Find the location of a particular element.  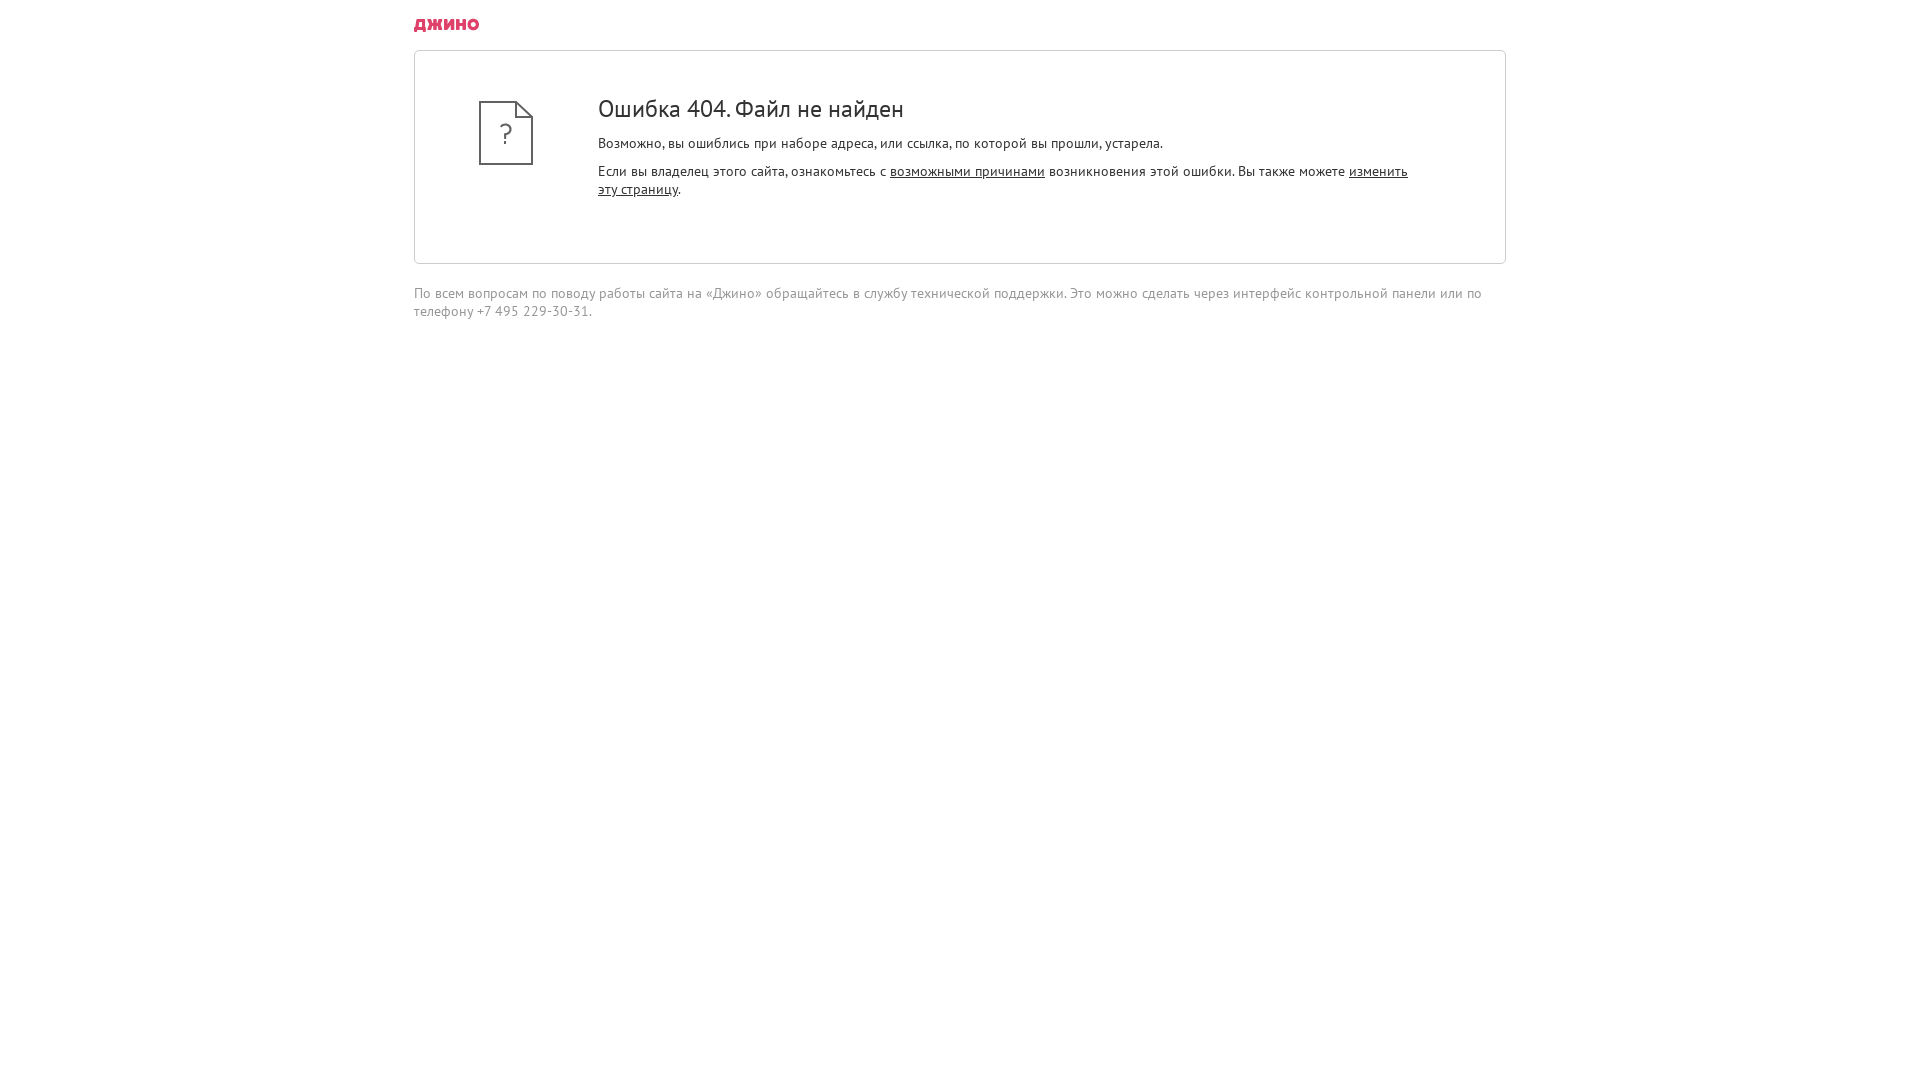

'+7 495 229-30-31' is located at coordinates (532, 311).